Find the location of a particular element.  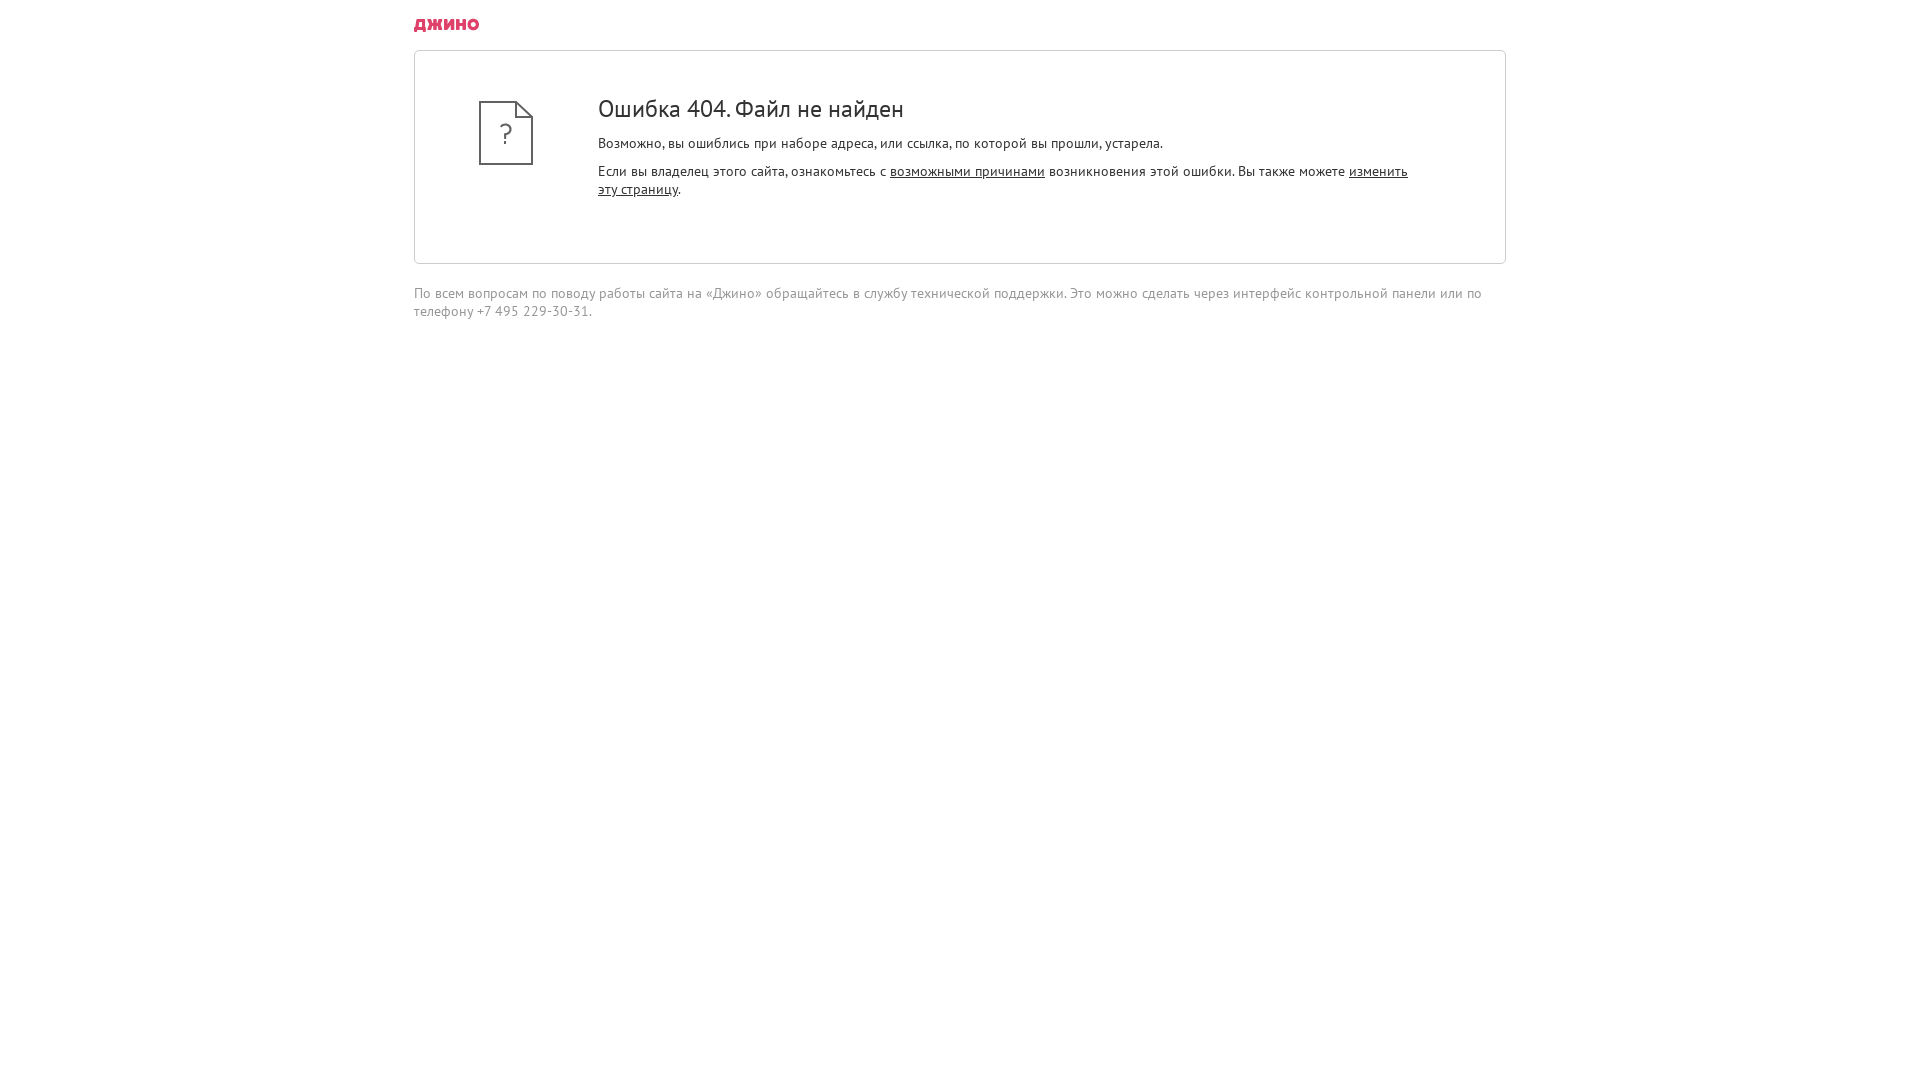

'+7 495 229-30-31' is located at coordinates (532, 311).